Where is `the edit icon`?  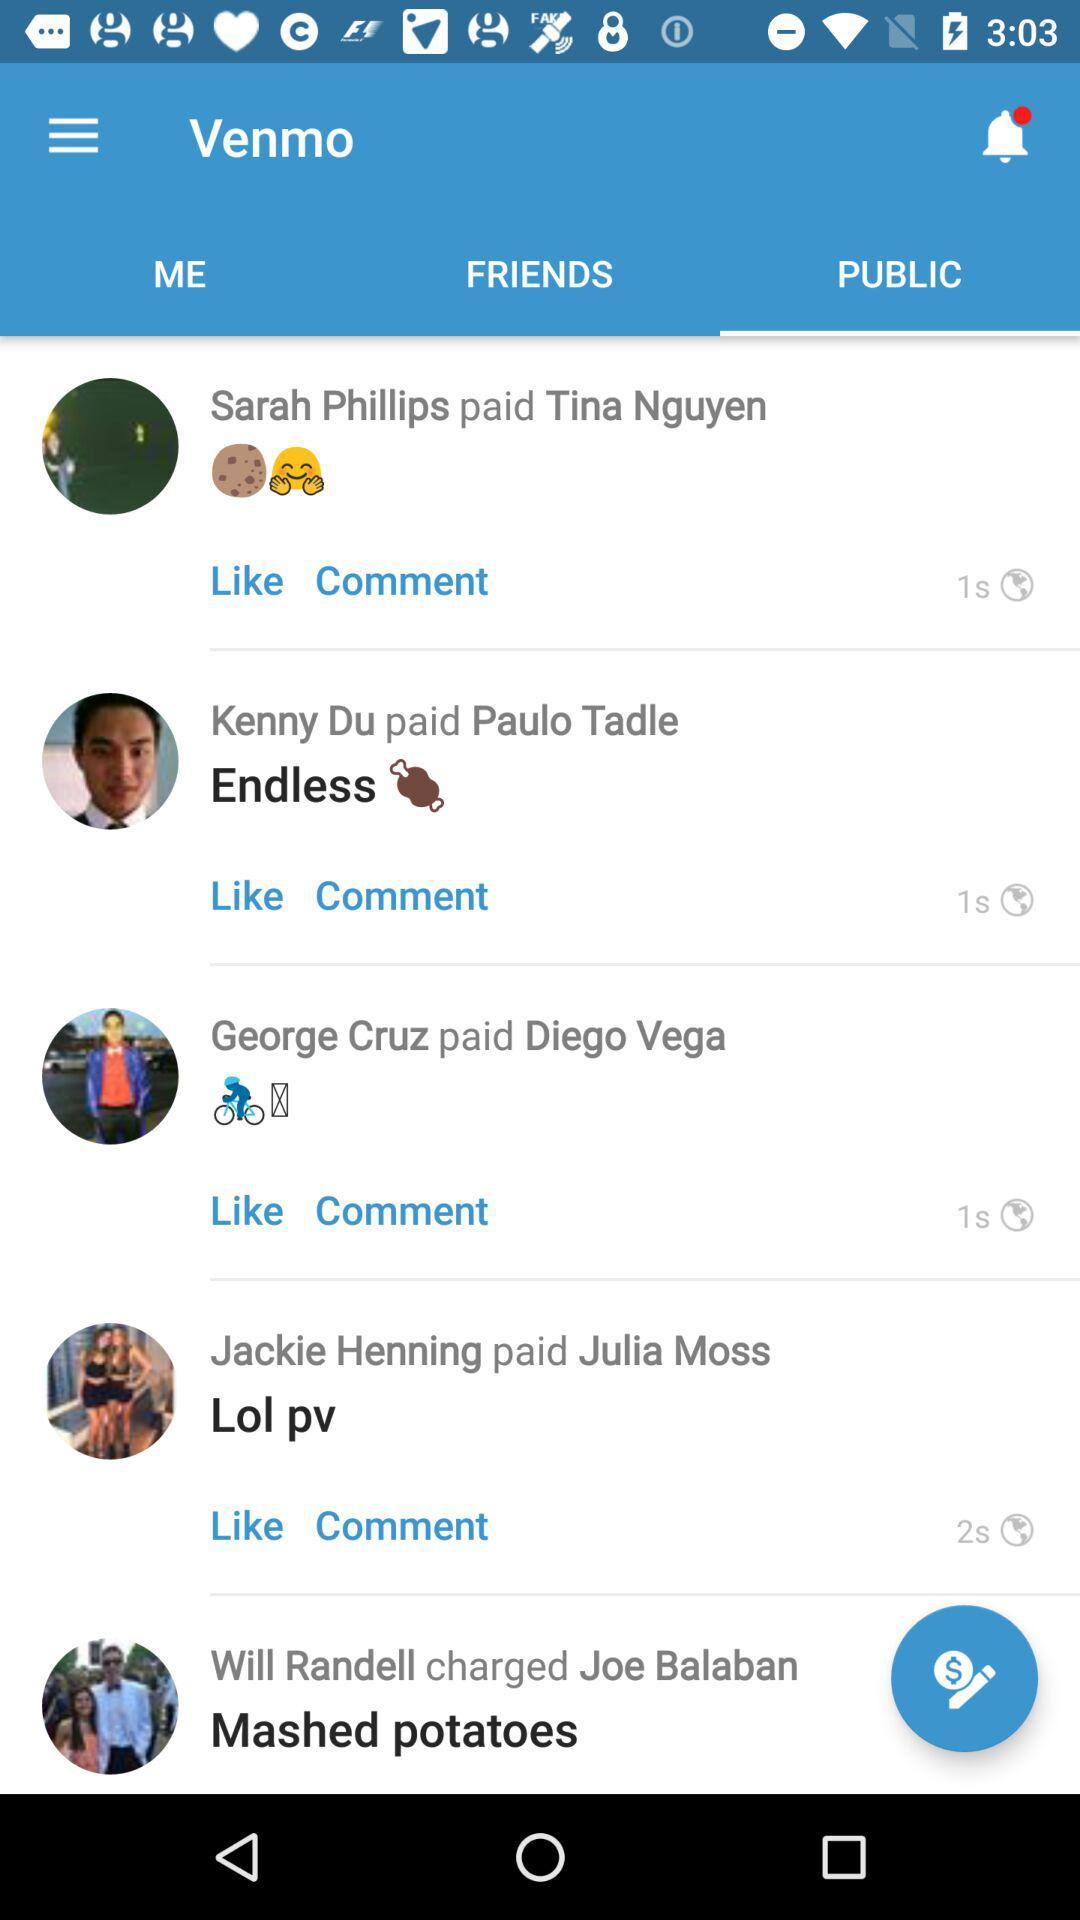 the edit icon is located at coordinates (963, 1678).